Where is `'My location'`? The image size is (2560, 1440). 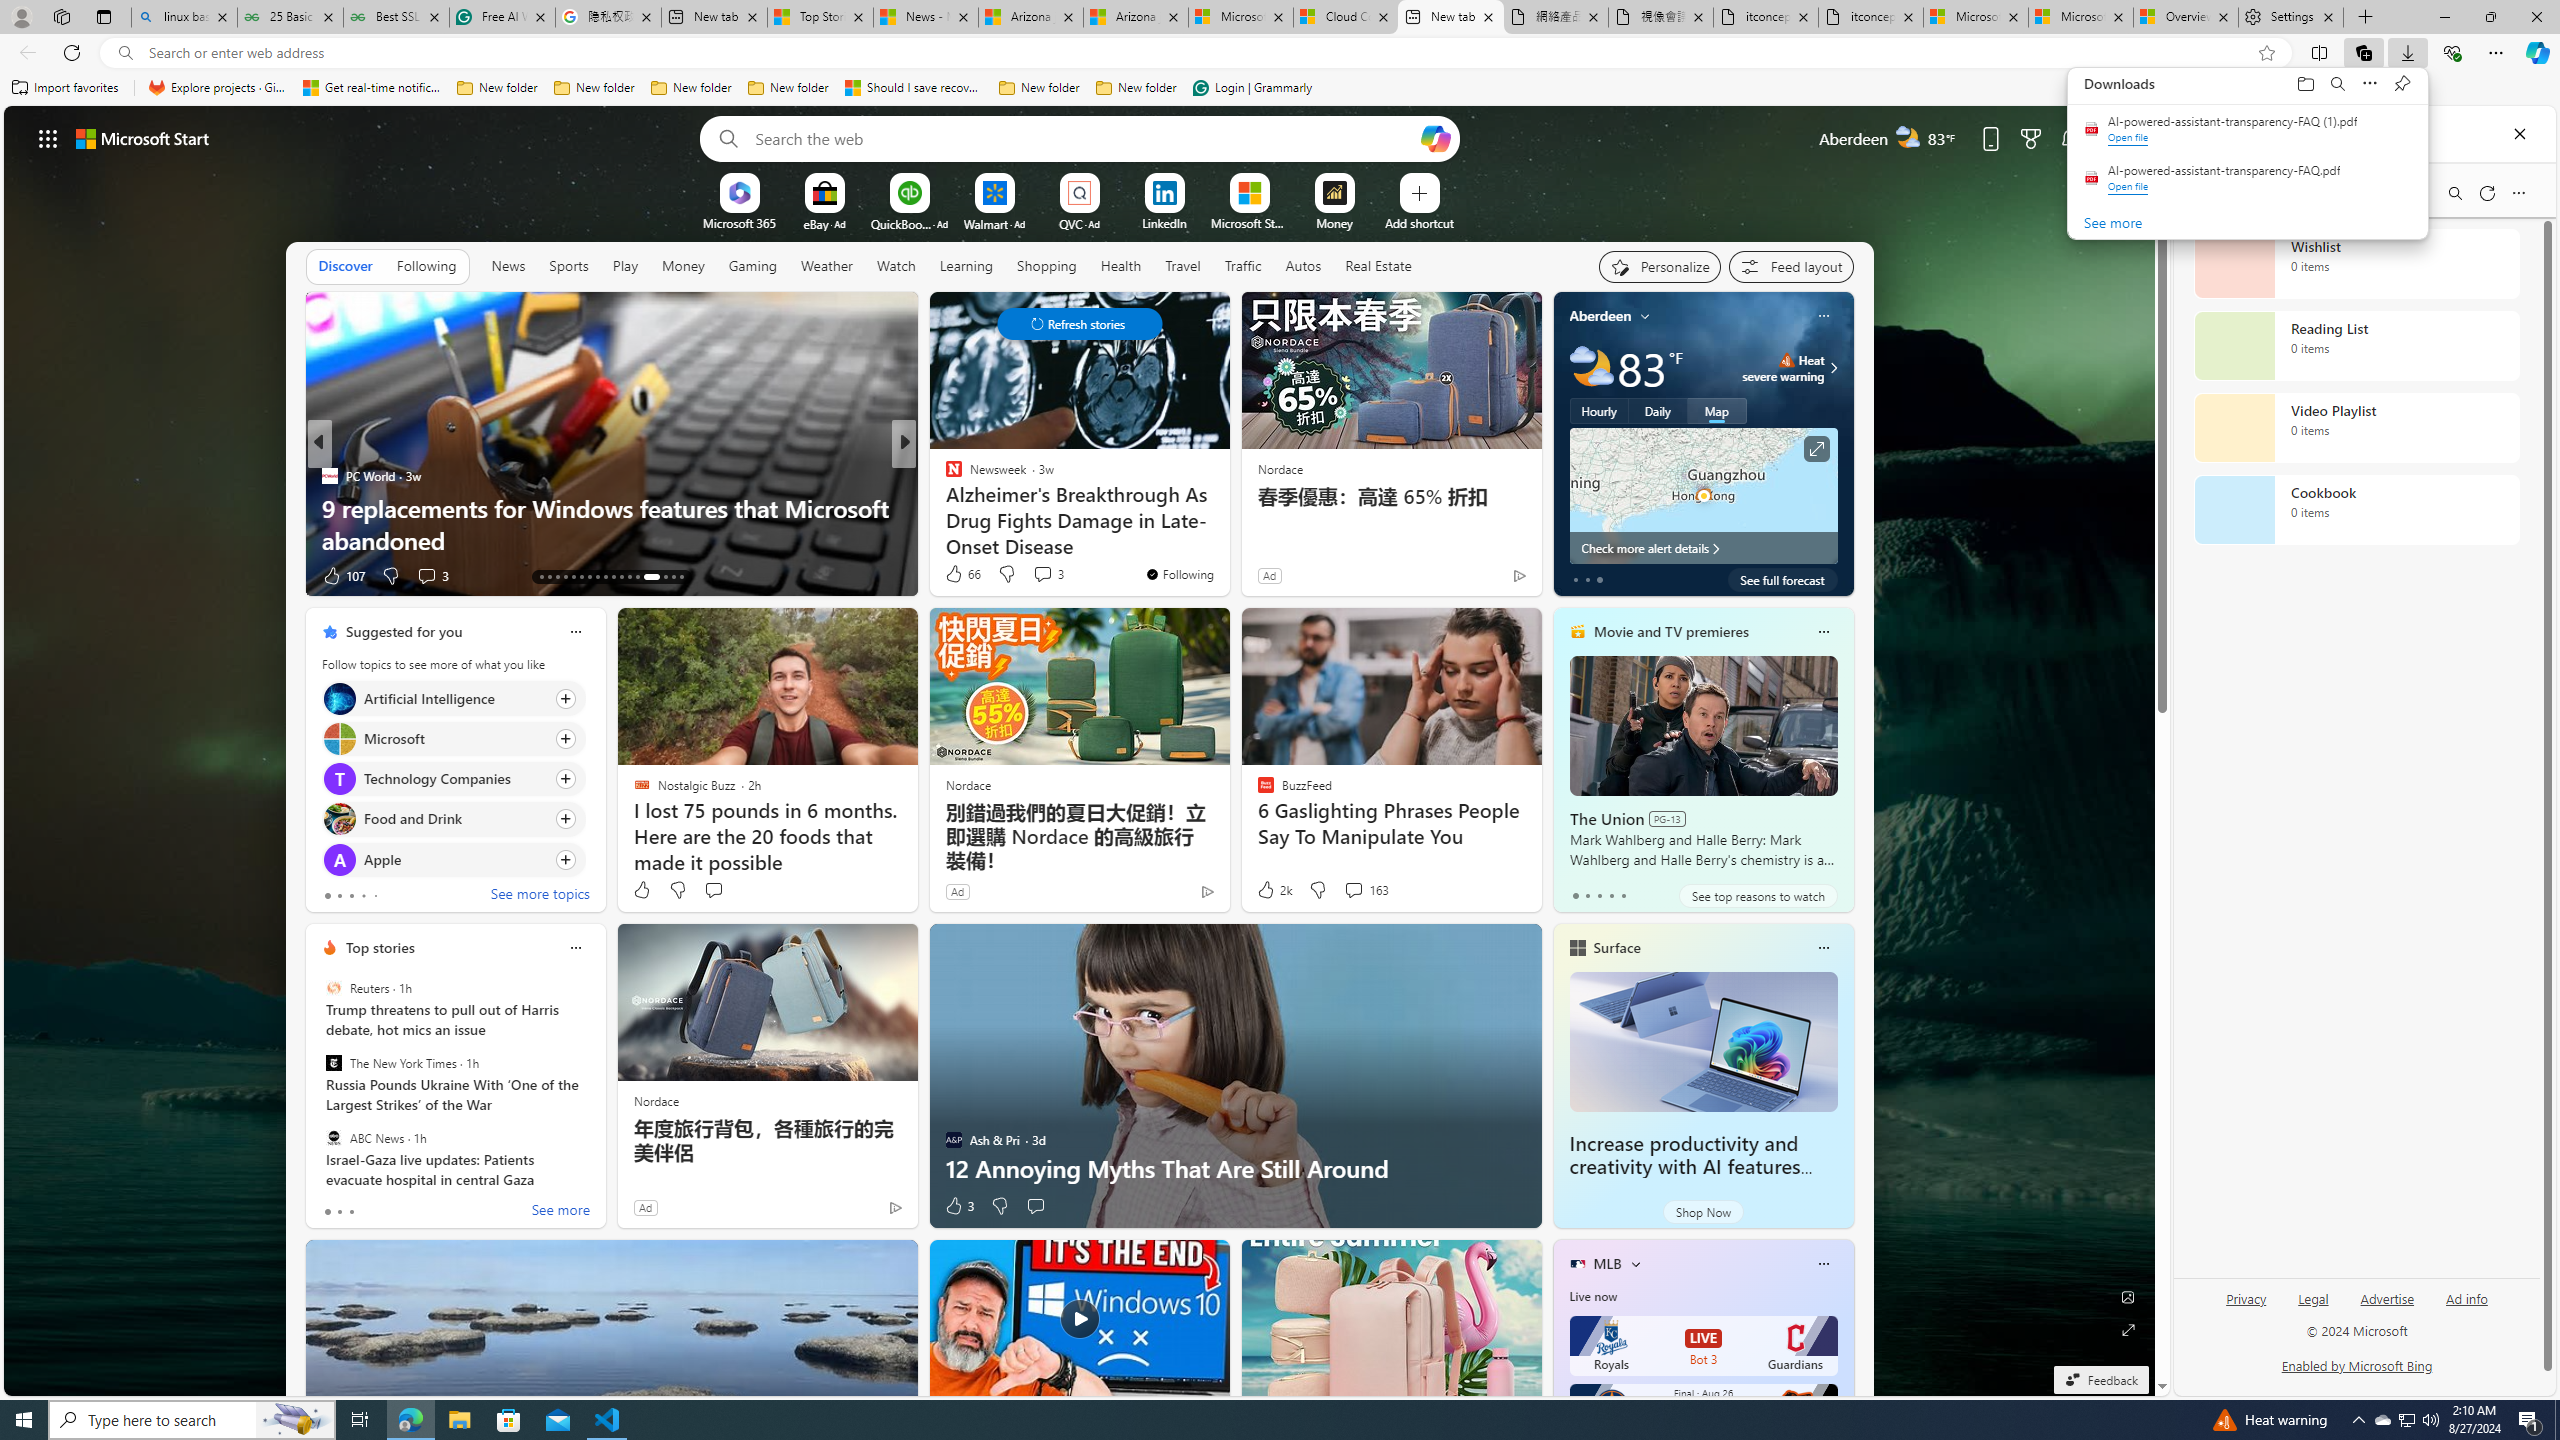
'My location' is located at coordinates (1646, 315).